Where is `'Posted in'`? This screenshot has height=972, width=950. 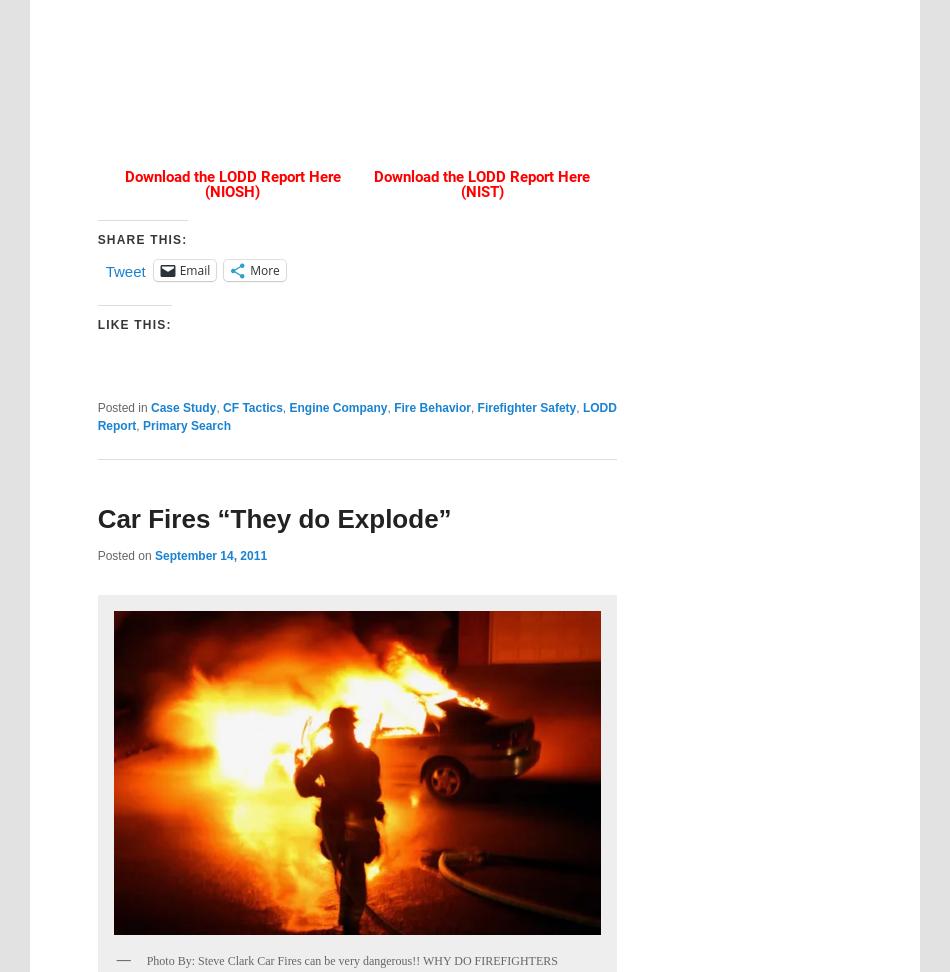 'Posted in' is located at coordinates (121, 406).